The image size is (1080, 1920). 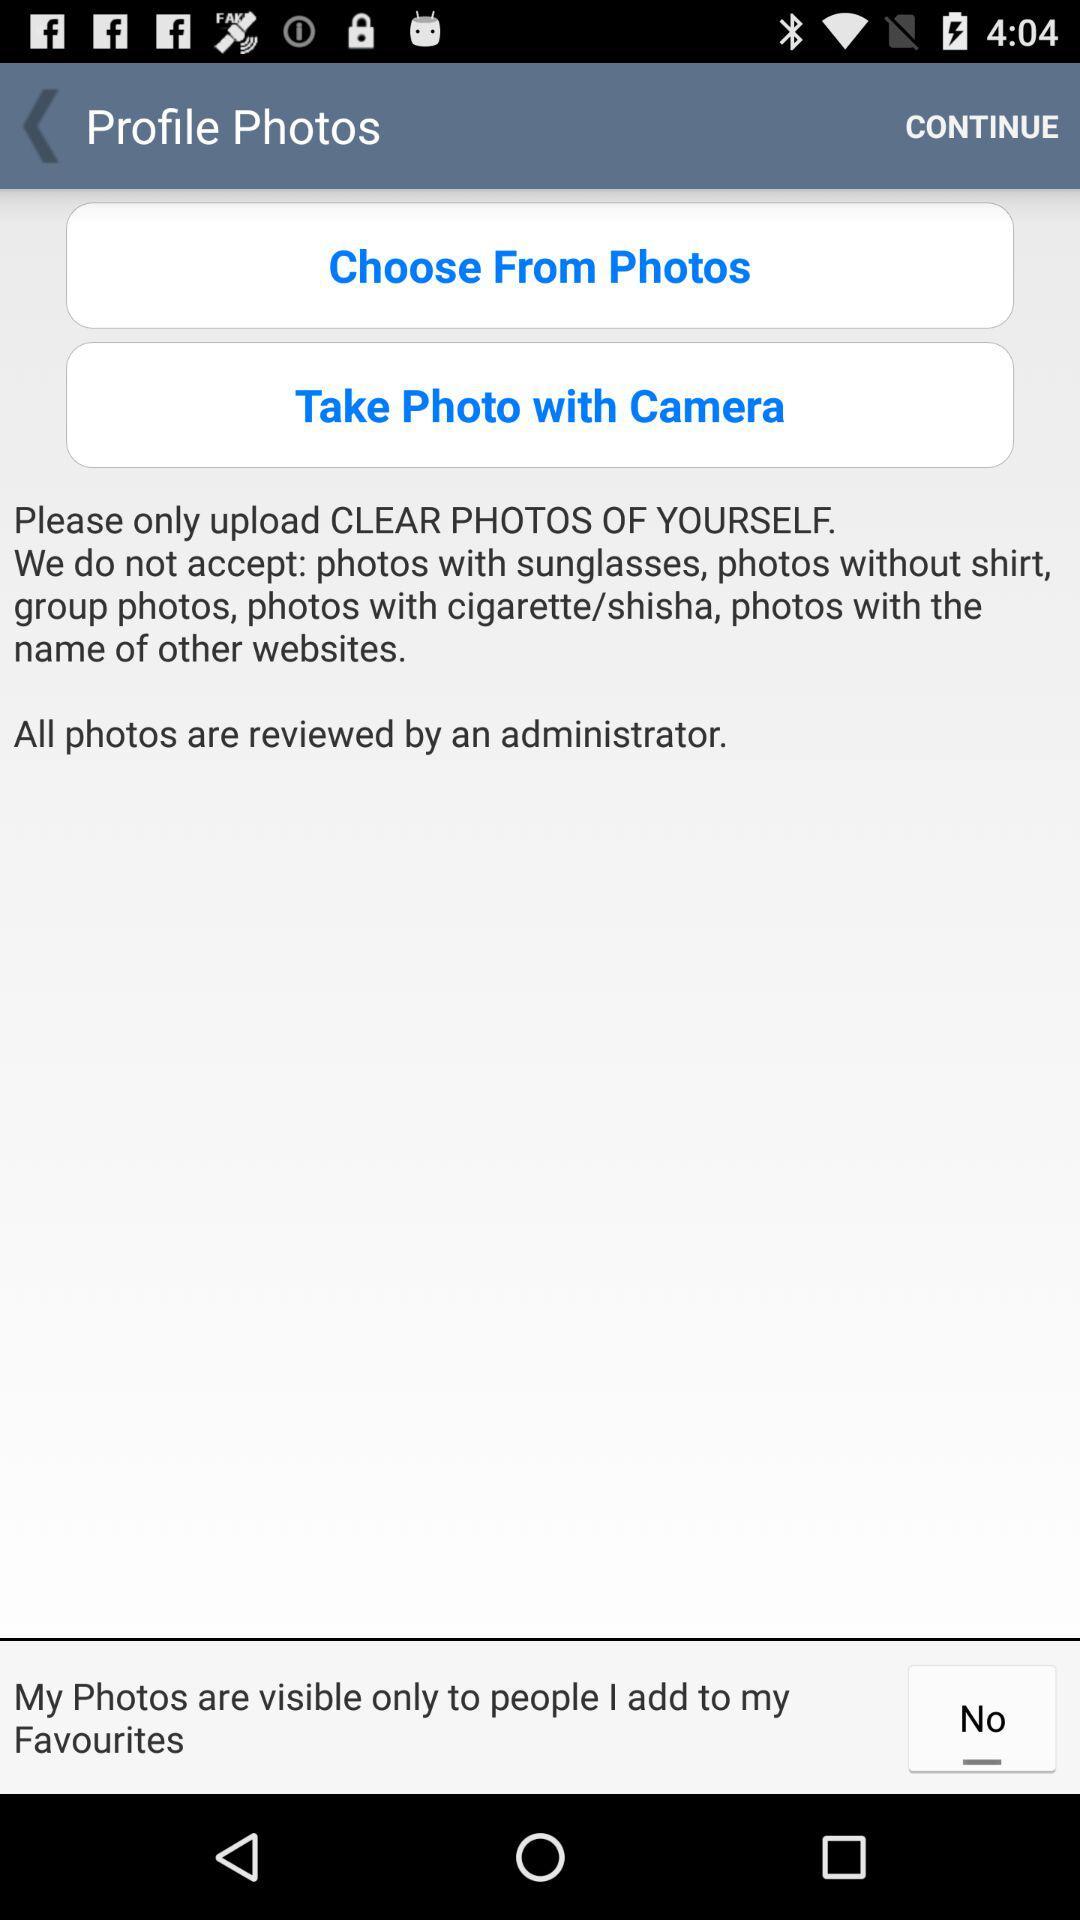 I want to click on the icon above the take photo with button, so click(x=540, y=264).